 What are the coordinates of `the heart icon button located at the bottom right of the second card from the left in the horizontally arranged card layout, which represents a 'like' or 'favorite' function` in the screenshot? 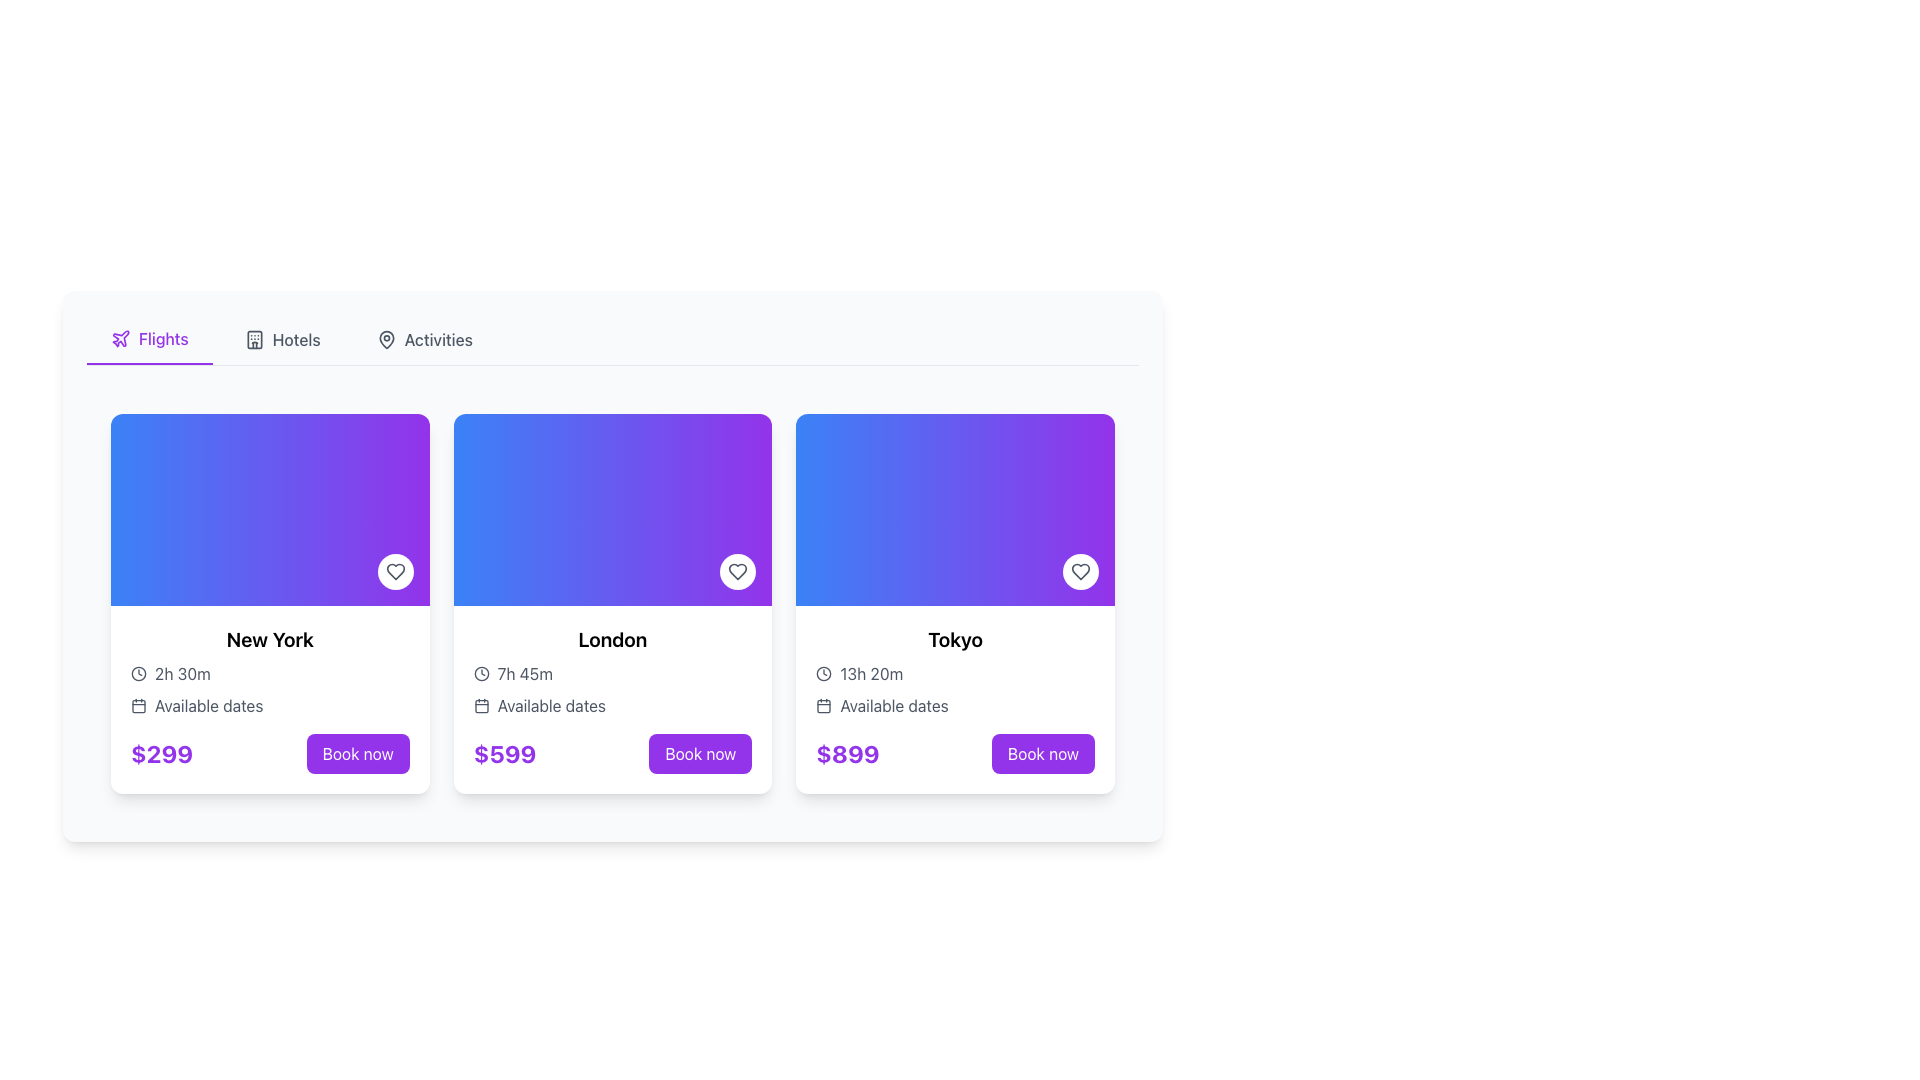 It's located at (1079, 571).